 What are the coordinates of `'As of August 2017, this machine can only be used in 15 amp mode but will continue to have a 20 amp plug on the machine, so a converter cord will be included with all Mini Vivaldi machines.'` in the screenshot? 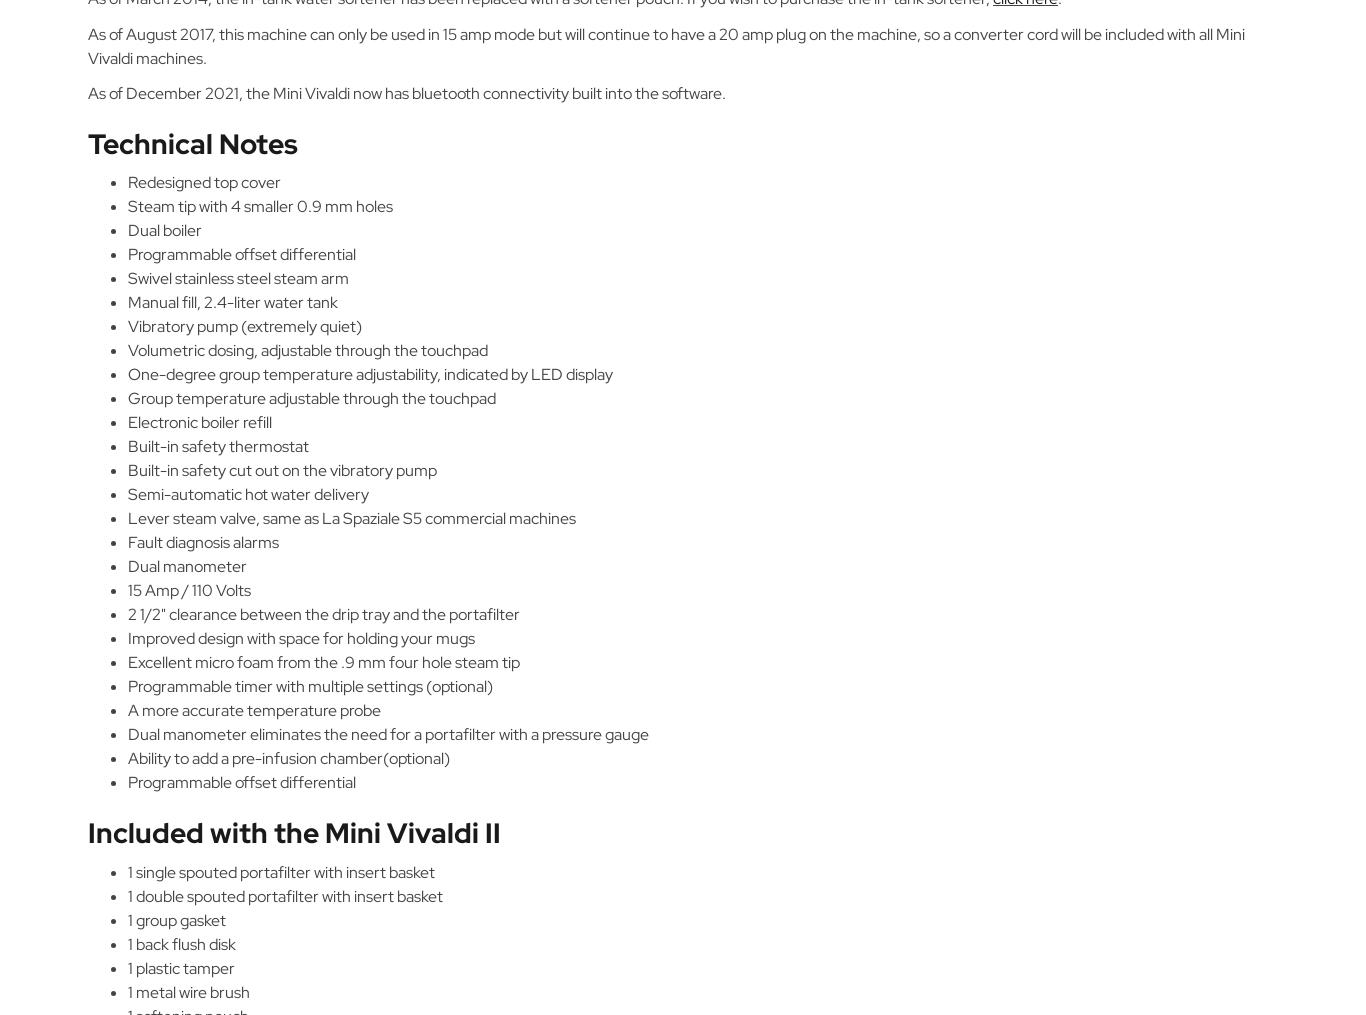 It's located at (665, 44).